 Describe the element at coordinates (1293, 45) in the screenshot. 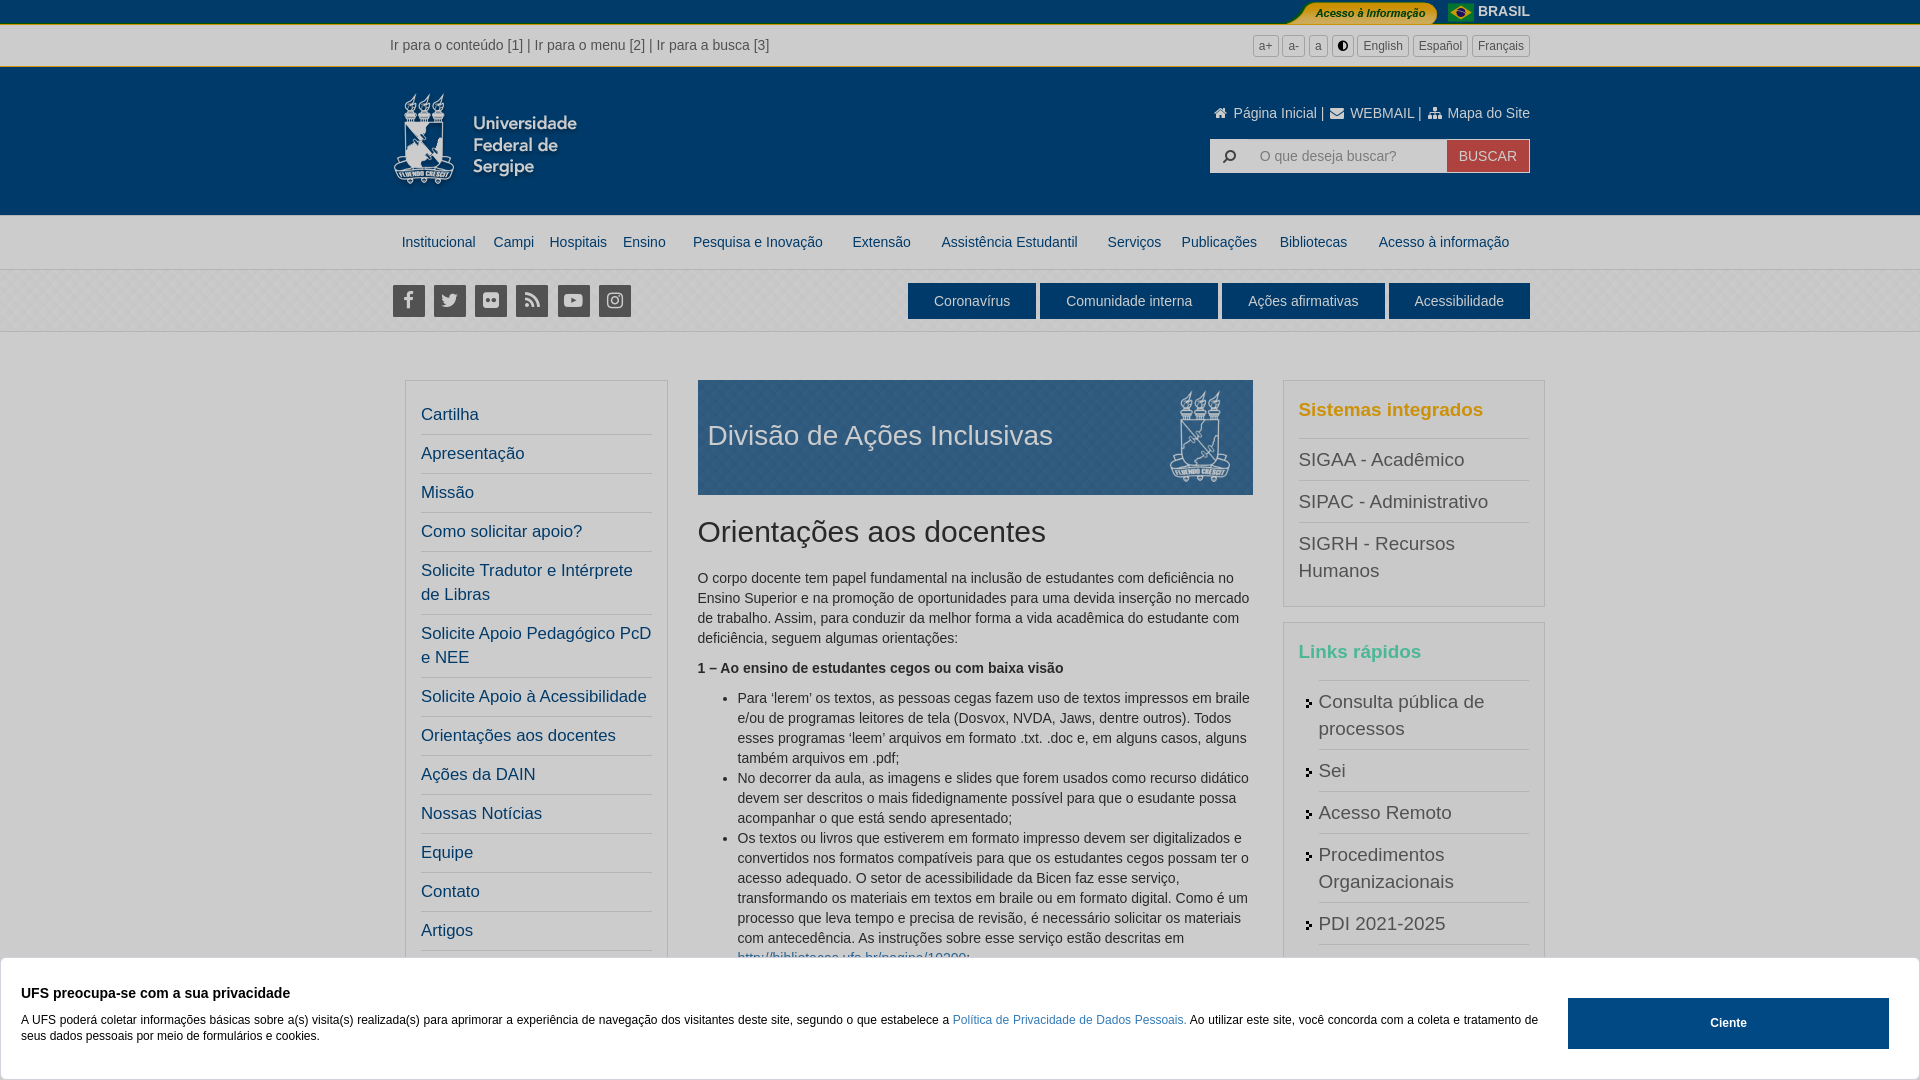

I see `'a-'` at that location.